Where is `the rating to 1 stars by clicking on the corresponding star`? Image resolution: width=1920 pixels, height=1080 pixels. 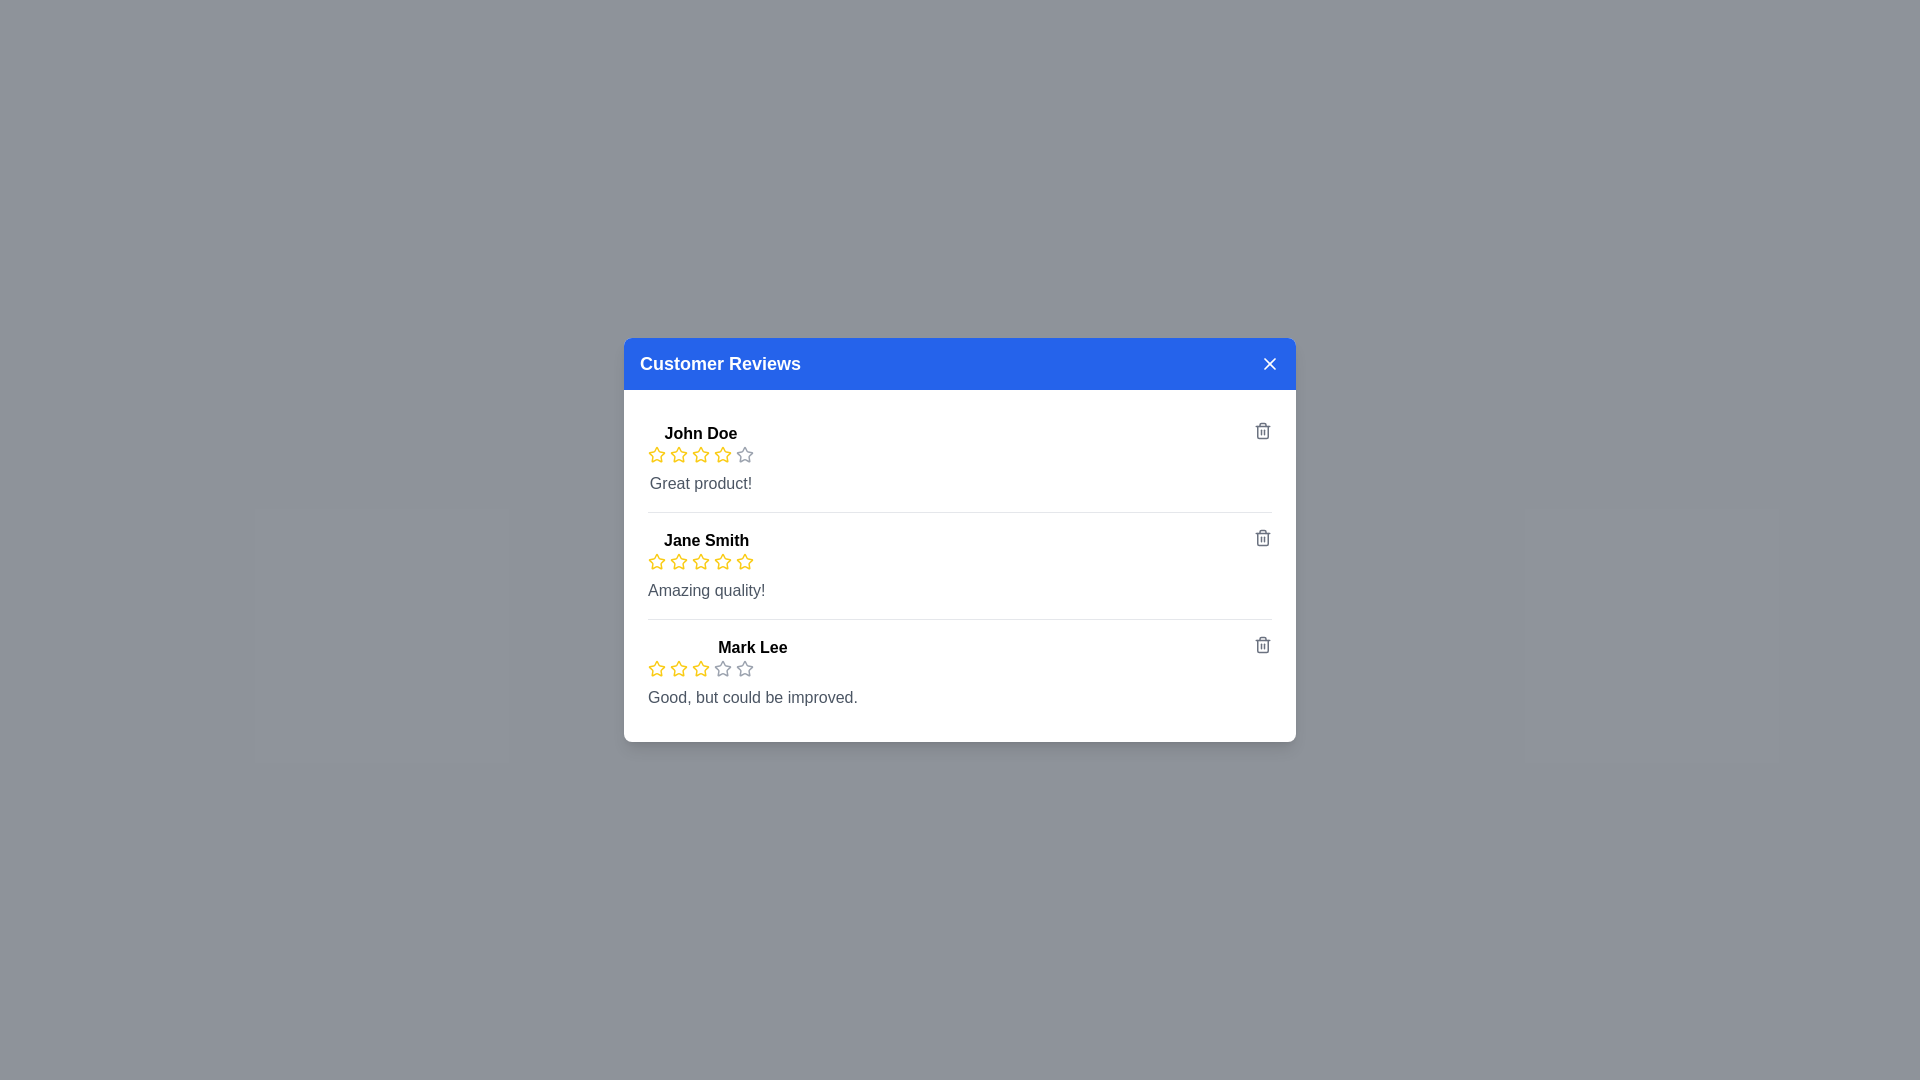
the rating to 1 stars by clicking on the corresponding star is located at coordinates (657, 455).